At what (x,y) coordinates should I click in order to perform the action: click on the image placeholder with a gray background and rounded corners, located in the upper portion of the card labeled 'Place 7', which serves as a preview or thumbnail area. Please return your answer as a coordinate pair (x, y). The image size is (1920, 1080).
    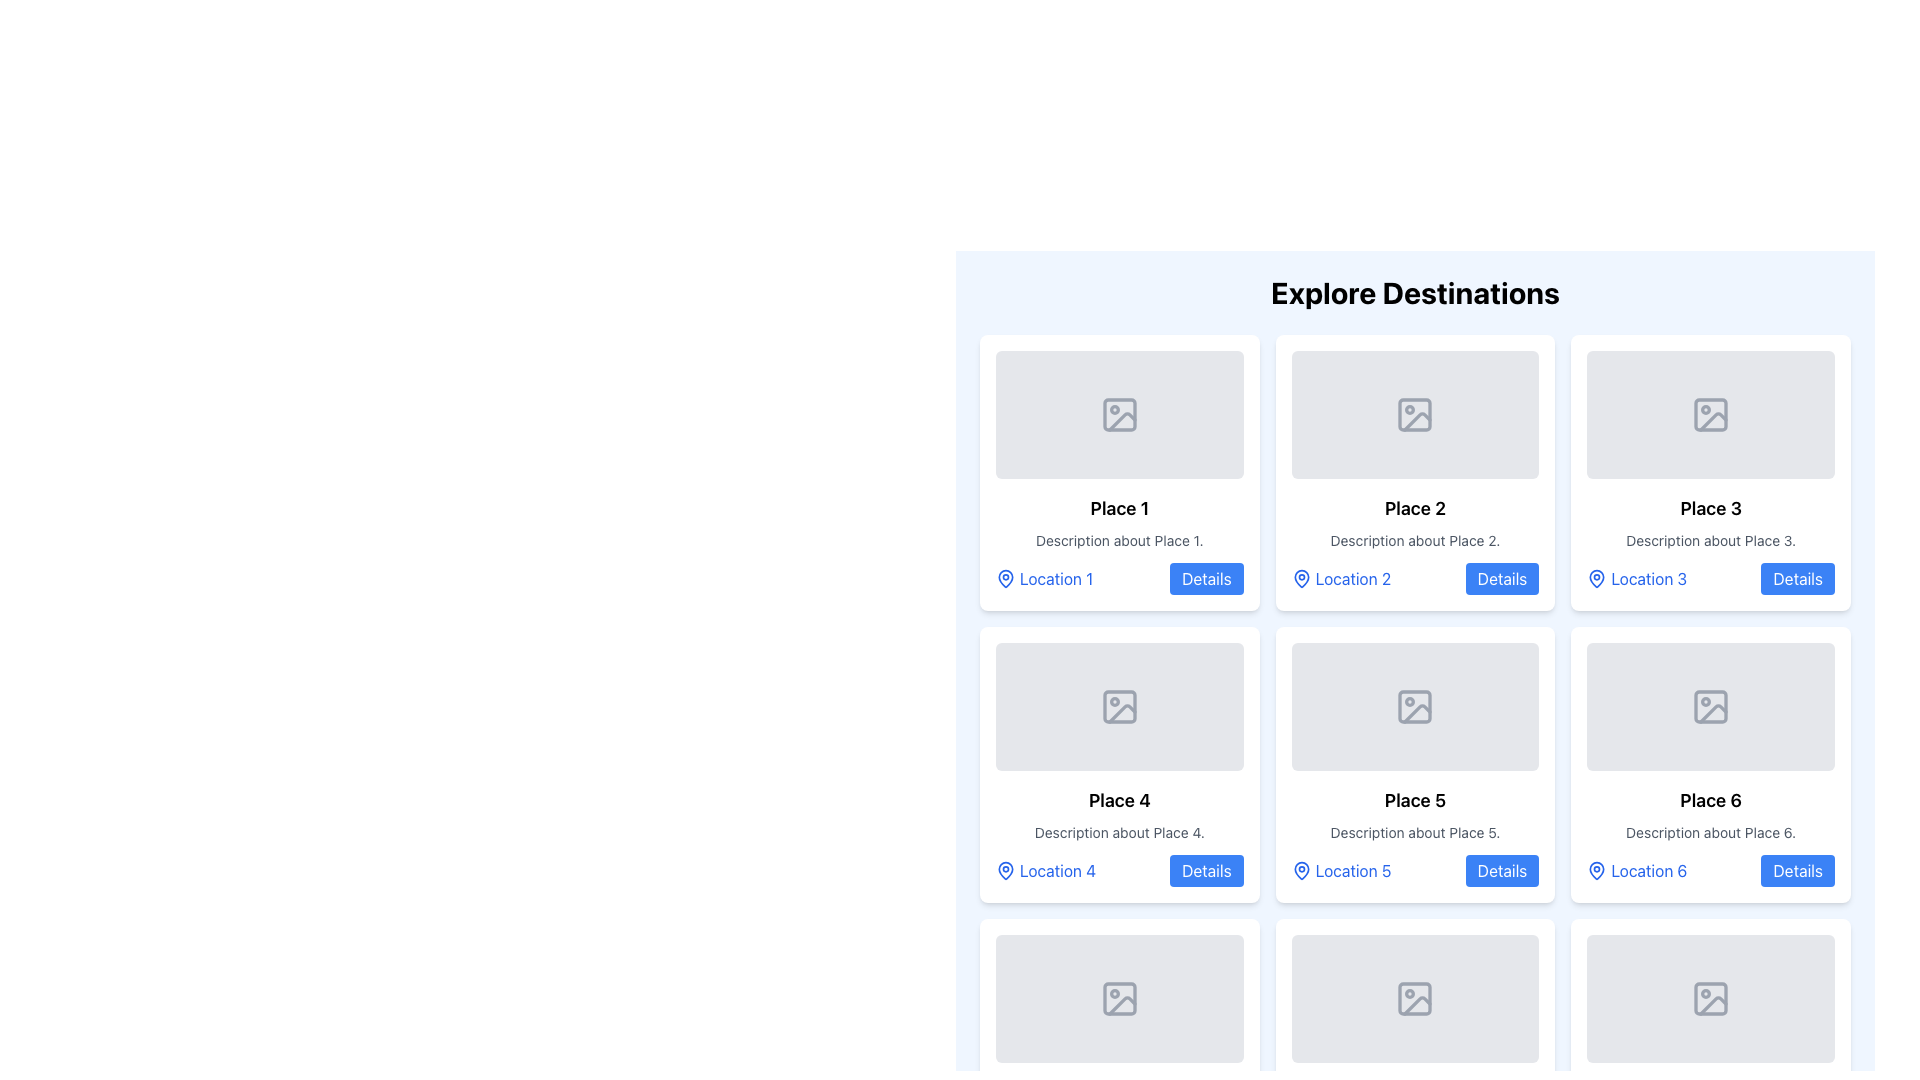
    Looking at the image, I should click on (1118, 999).